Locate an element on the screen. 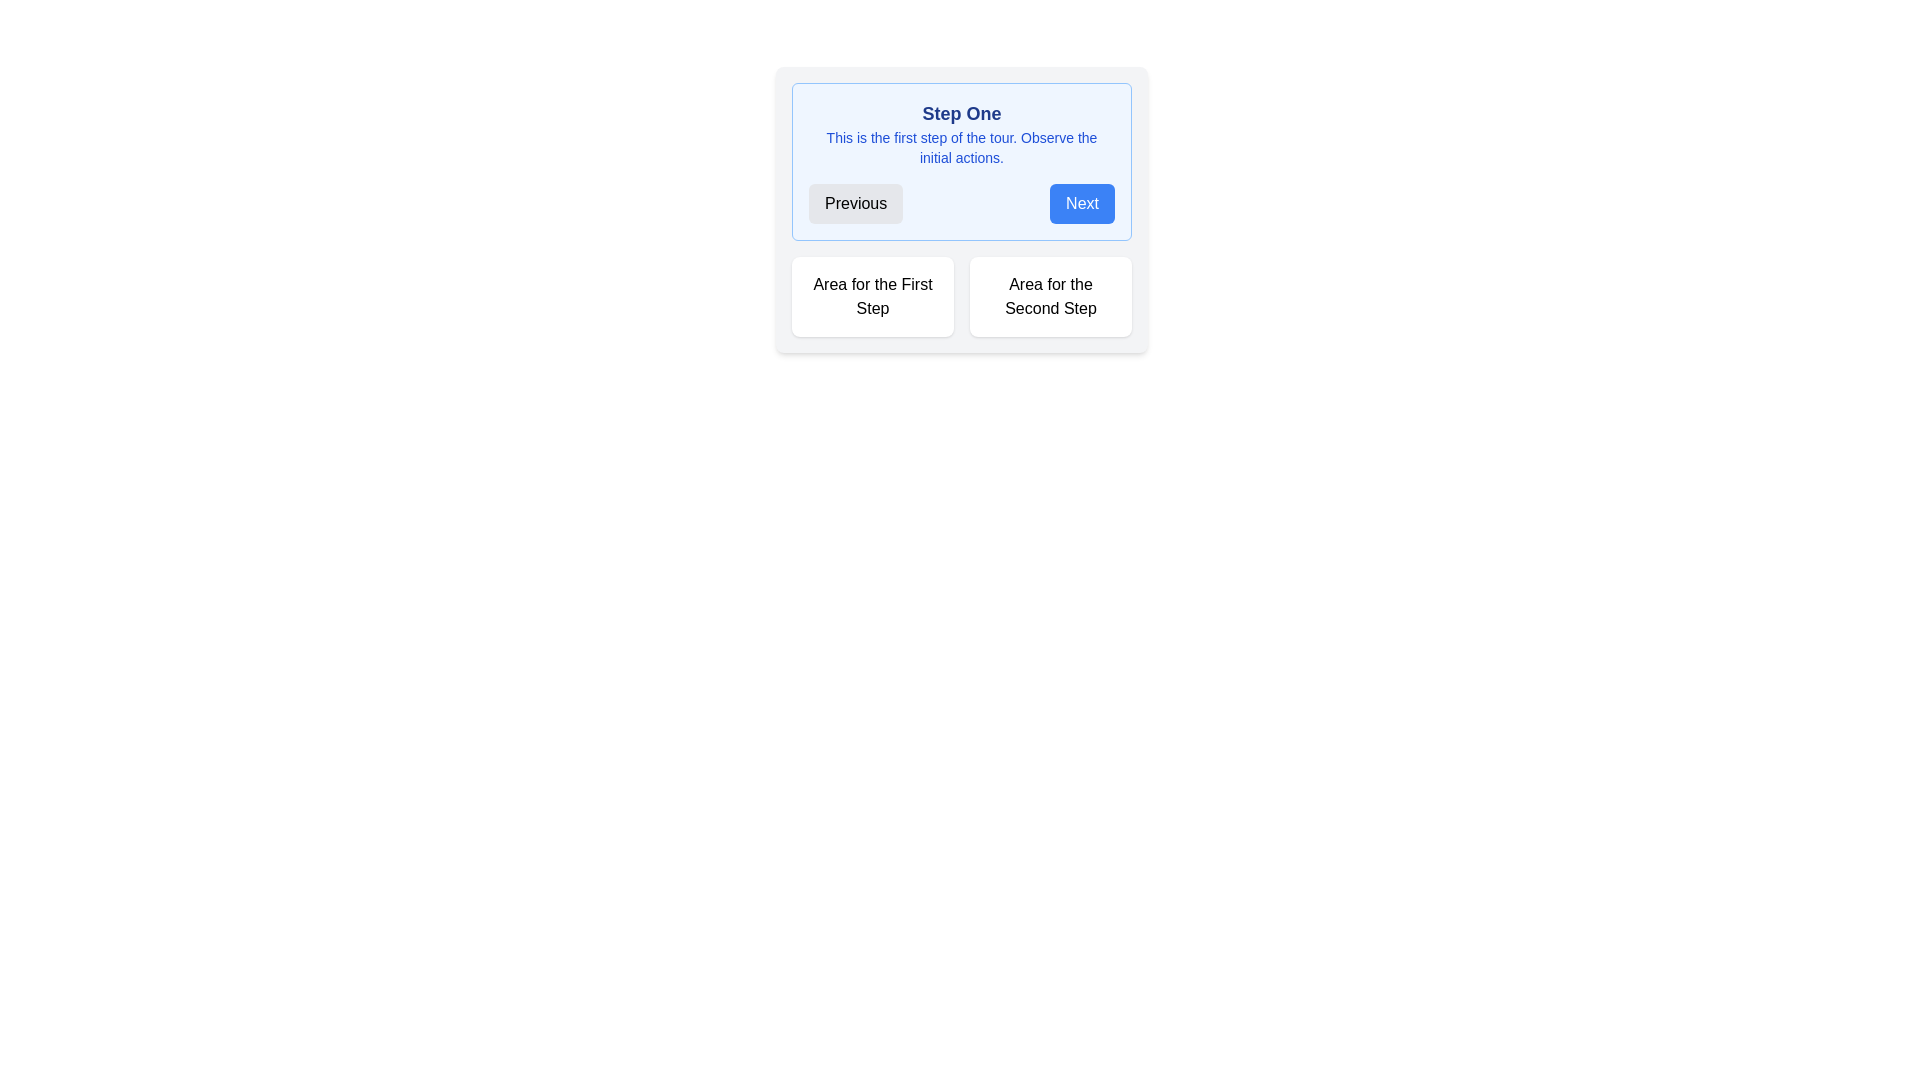  the informational card styled as a white card with the text 'Area for the First Step', positioned in the top-left corner of the grid layout is located at coordinates (873, 297).